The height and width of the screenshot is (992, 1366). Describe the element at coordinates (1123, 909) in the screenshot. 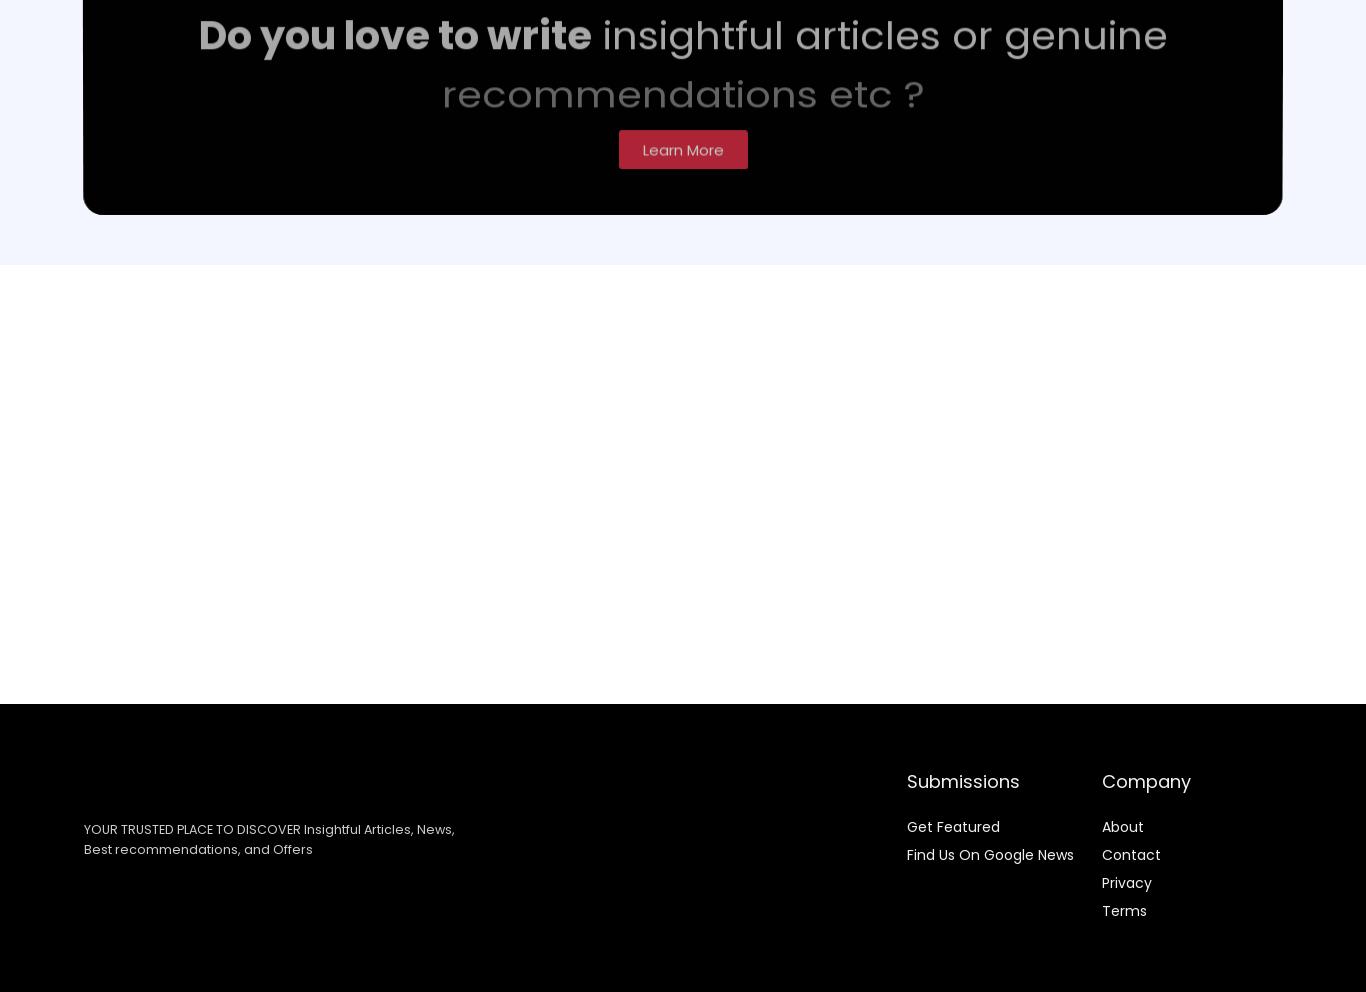

I see `'Terms'` at that location.